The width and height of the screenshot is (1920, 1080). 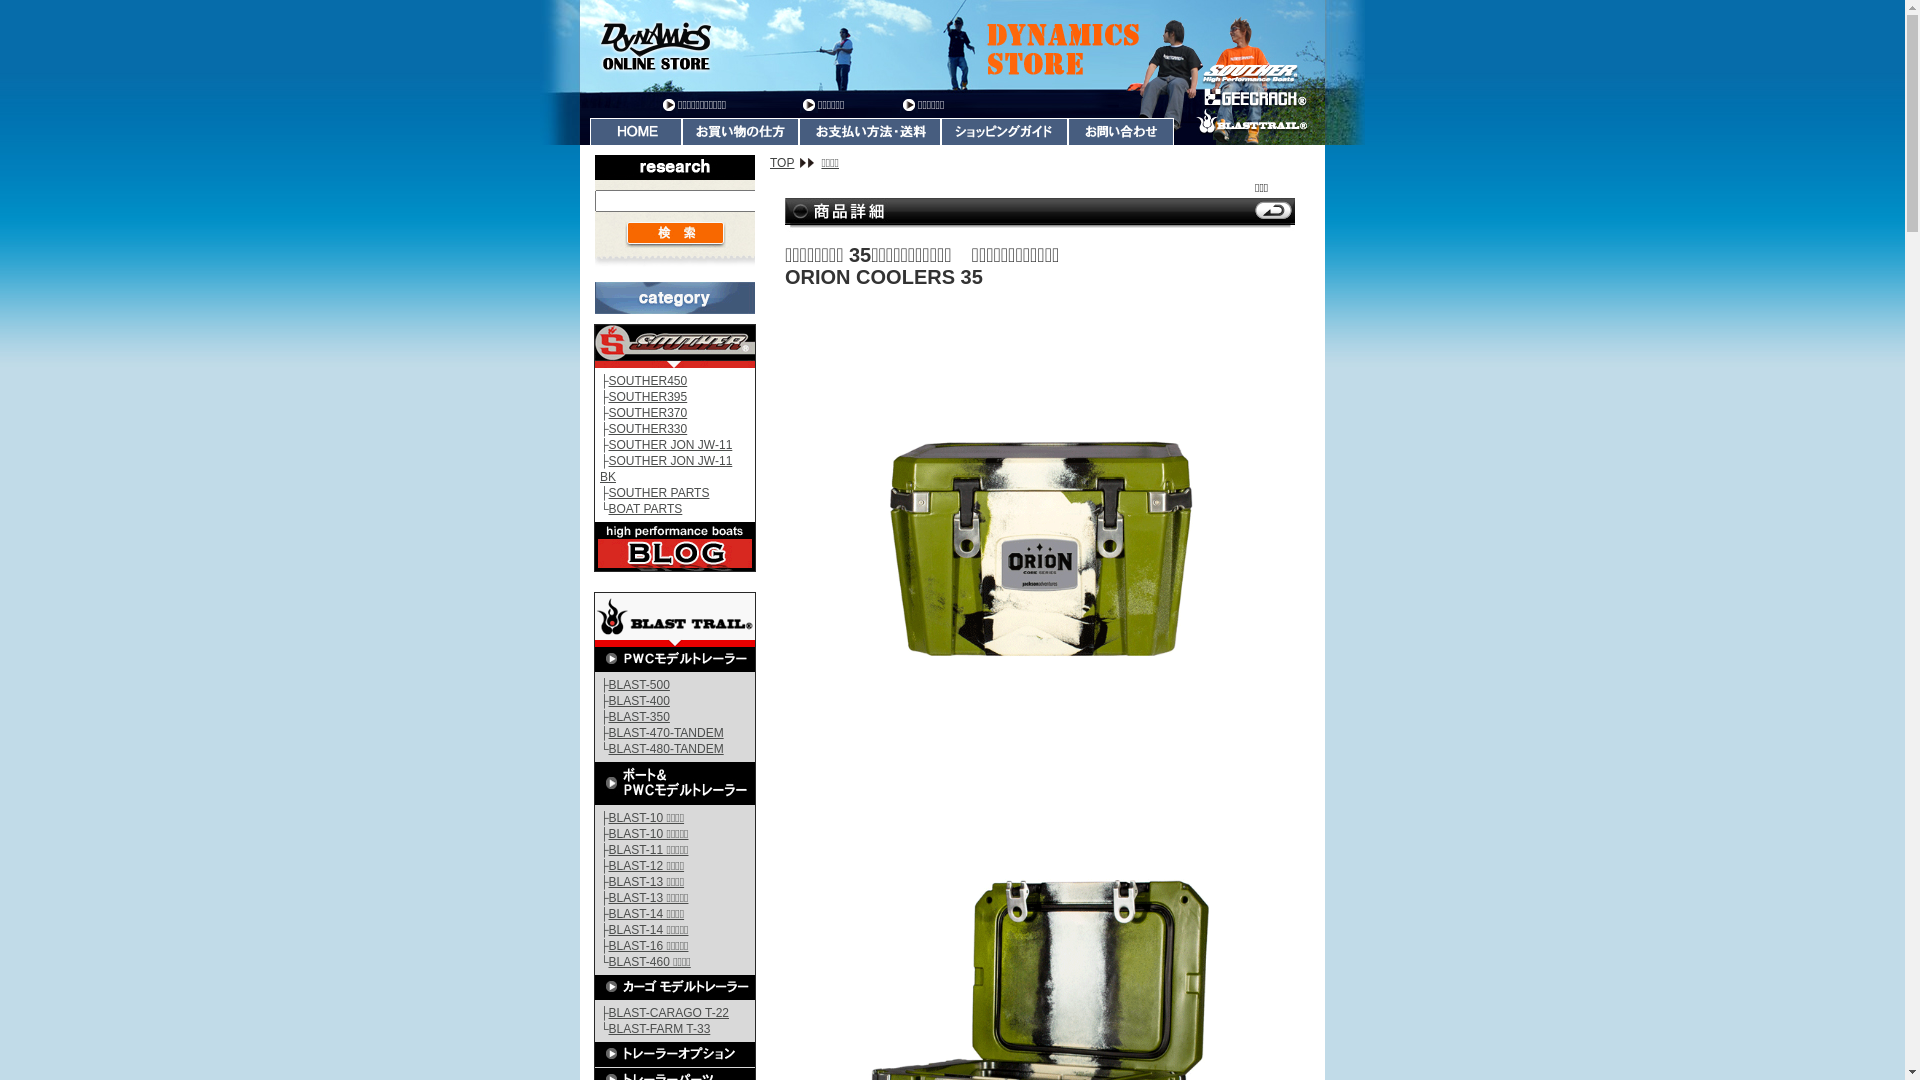 I want to click on 'SOUTHER370', so click(x=648, y=411).